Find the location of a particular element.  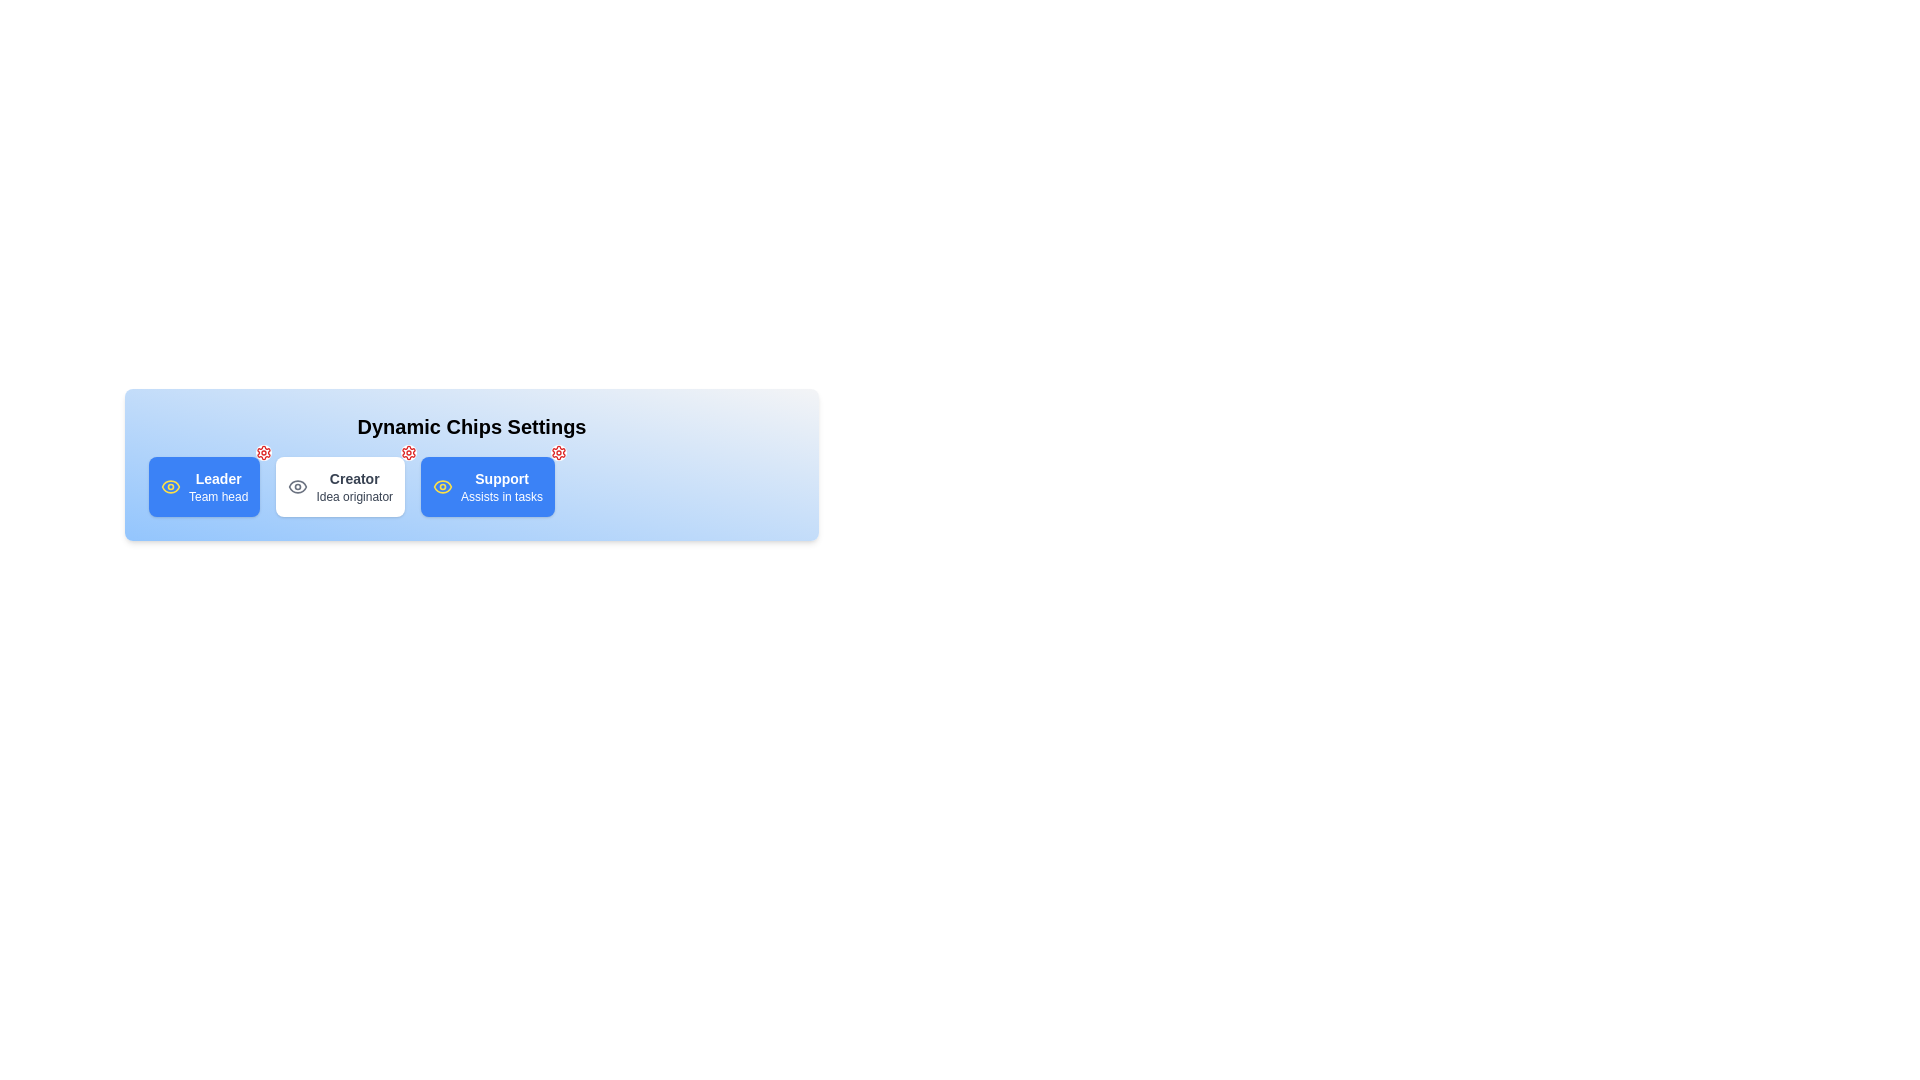

the settings icon for the chip labeled Leader is located at coordinates (263, 452).